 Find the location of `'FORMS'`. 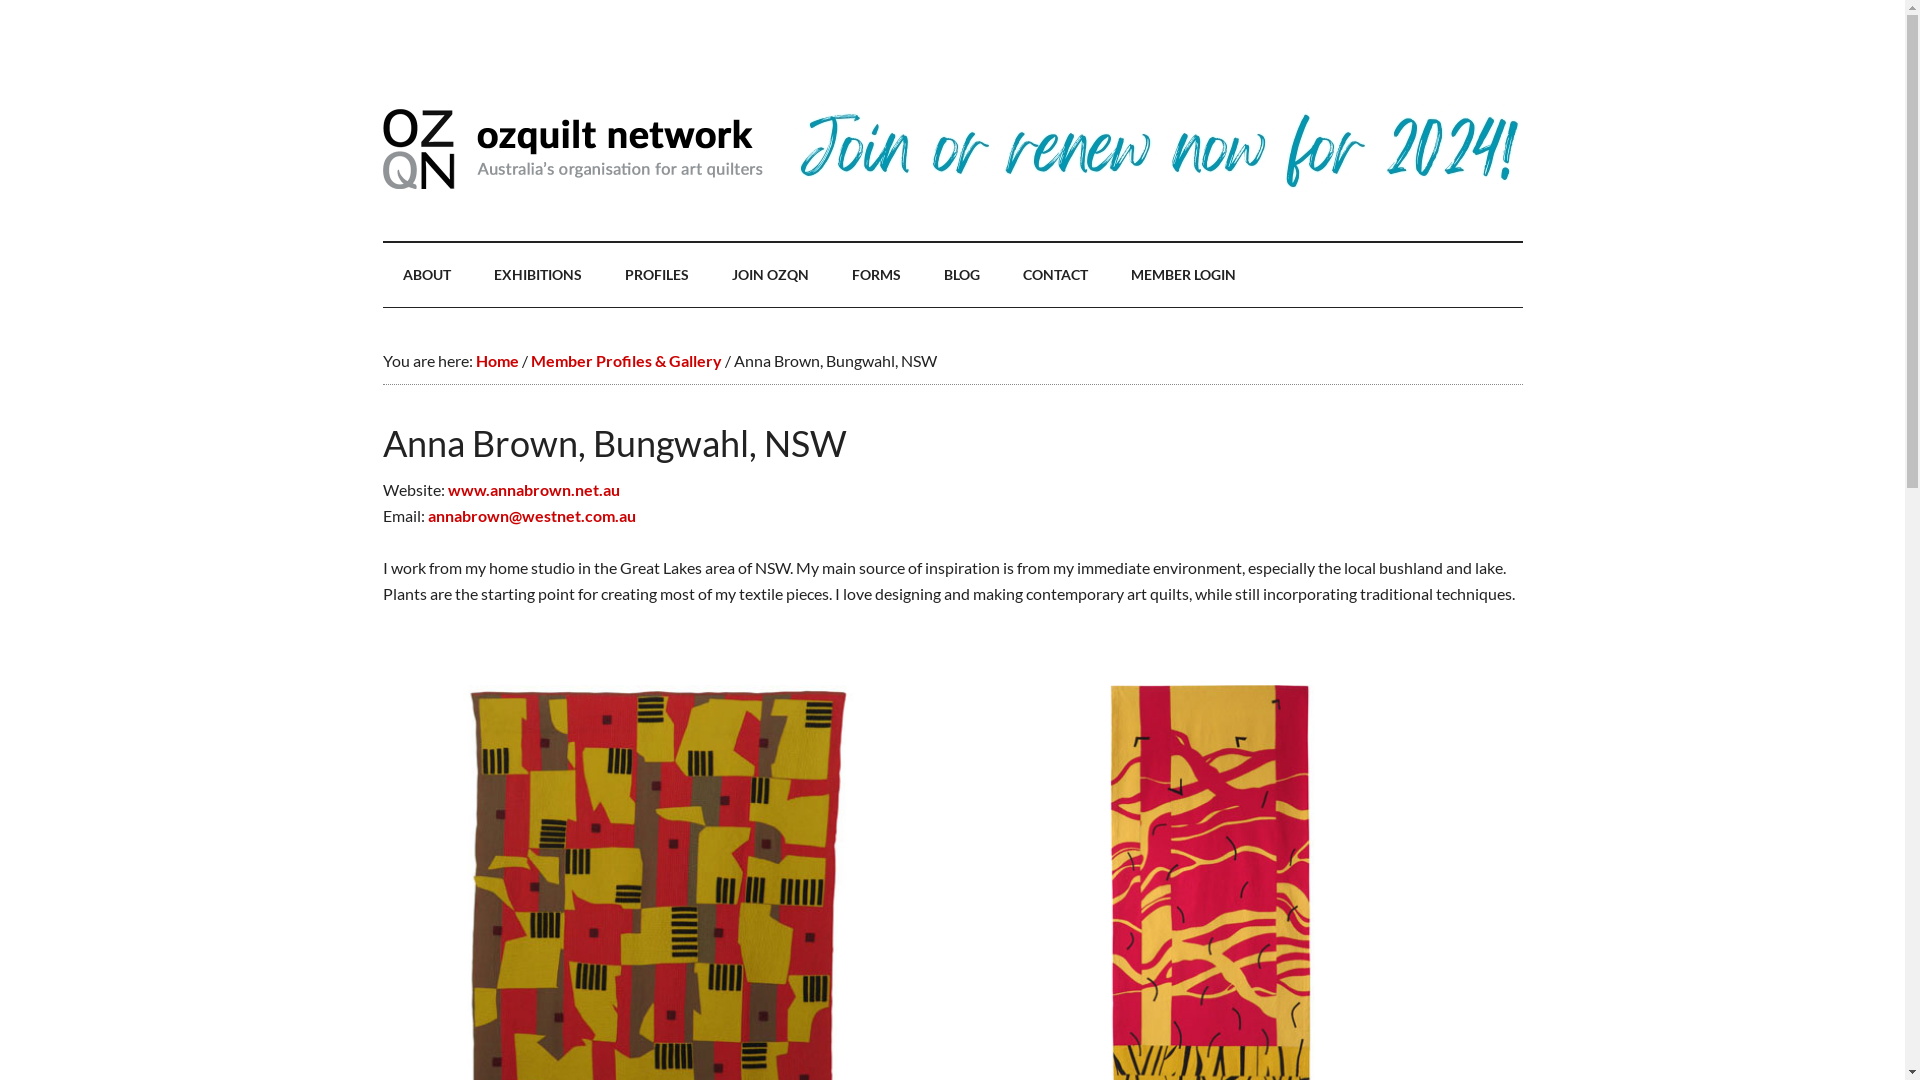

'FORMS' is located at coordinates (876, 274).